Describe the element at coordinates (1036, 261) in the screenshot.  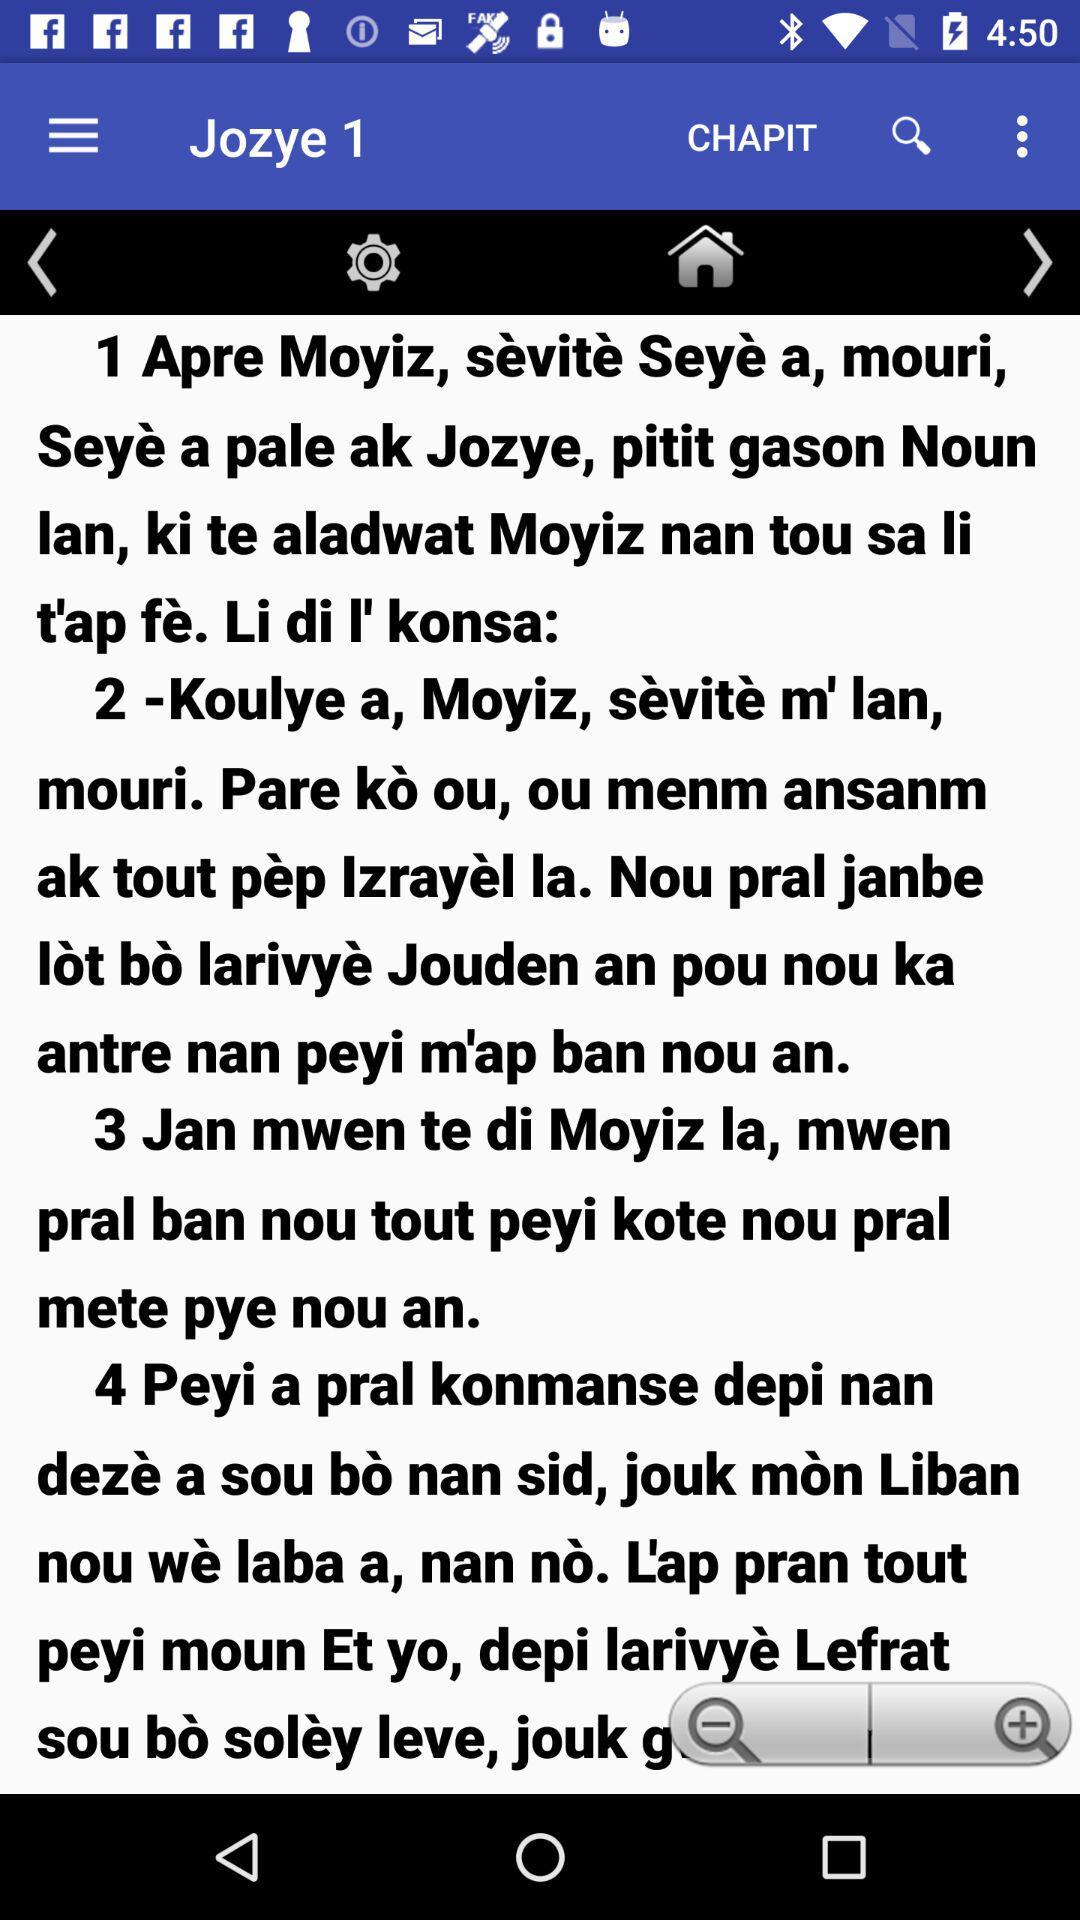
I see `the arrow_forward icon` at that location.